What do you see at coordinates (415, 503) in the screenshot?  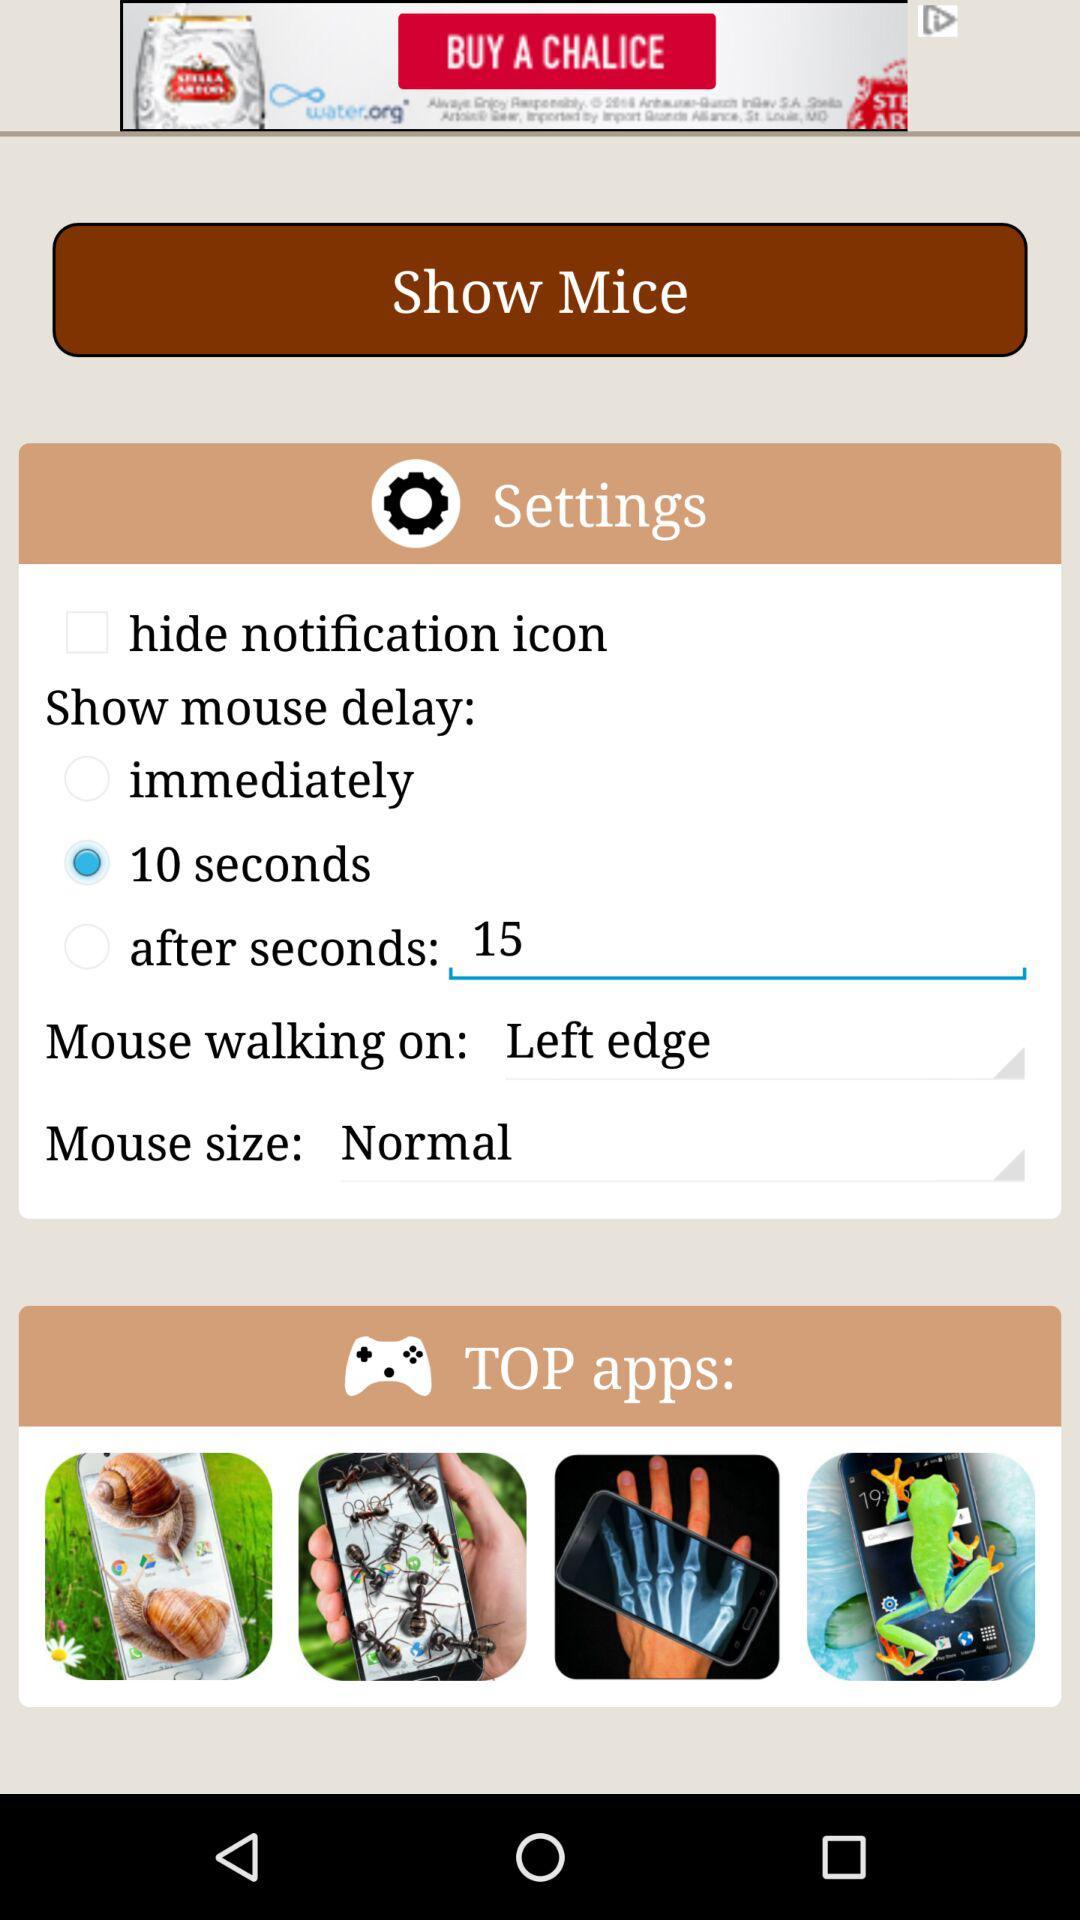 I see `the setting icon beside the settings text` at bounding box center [415, 503].